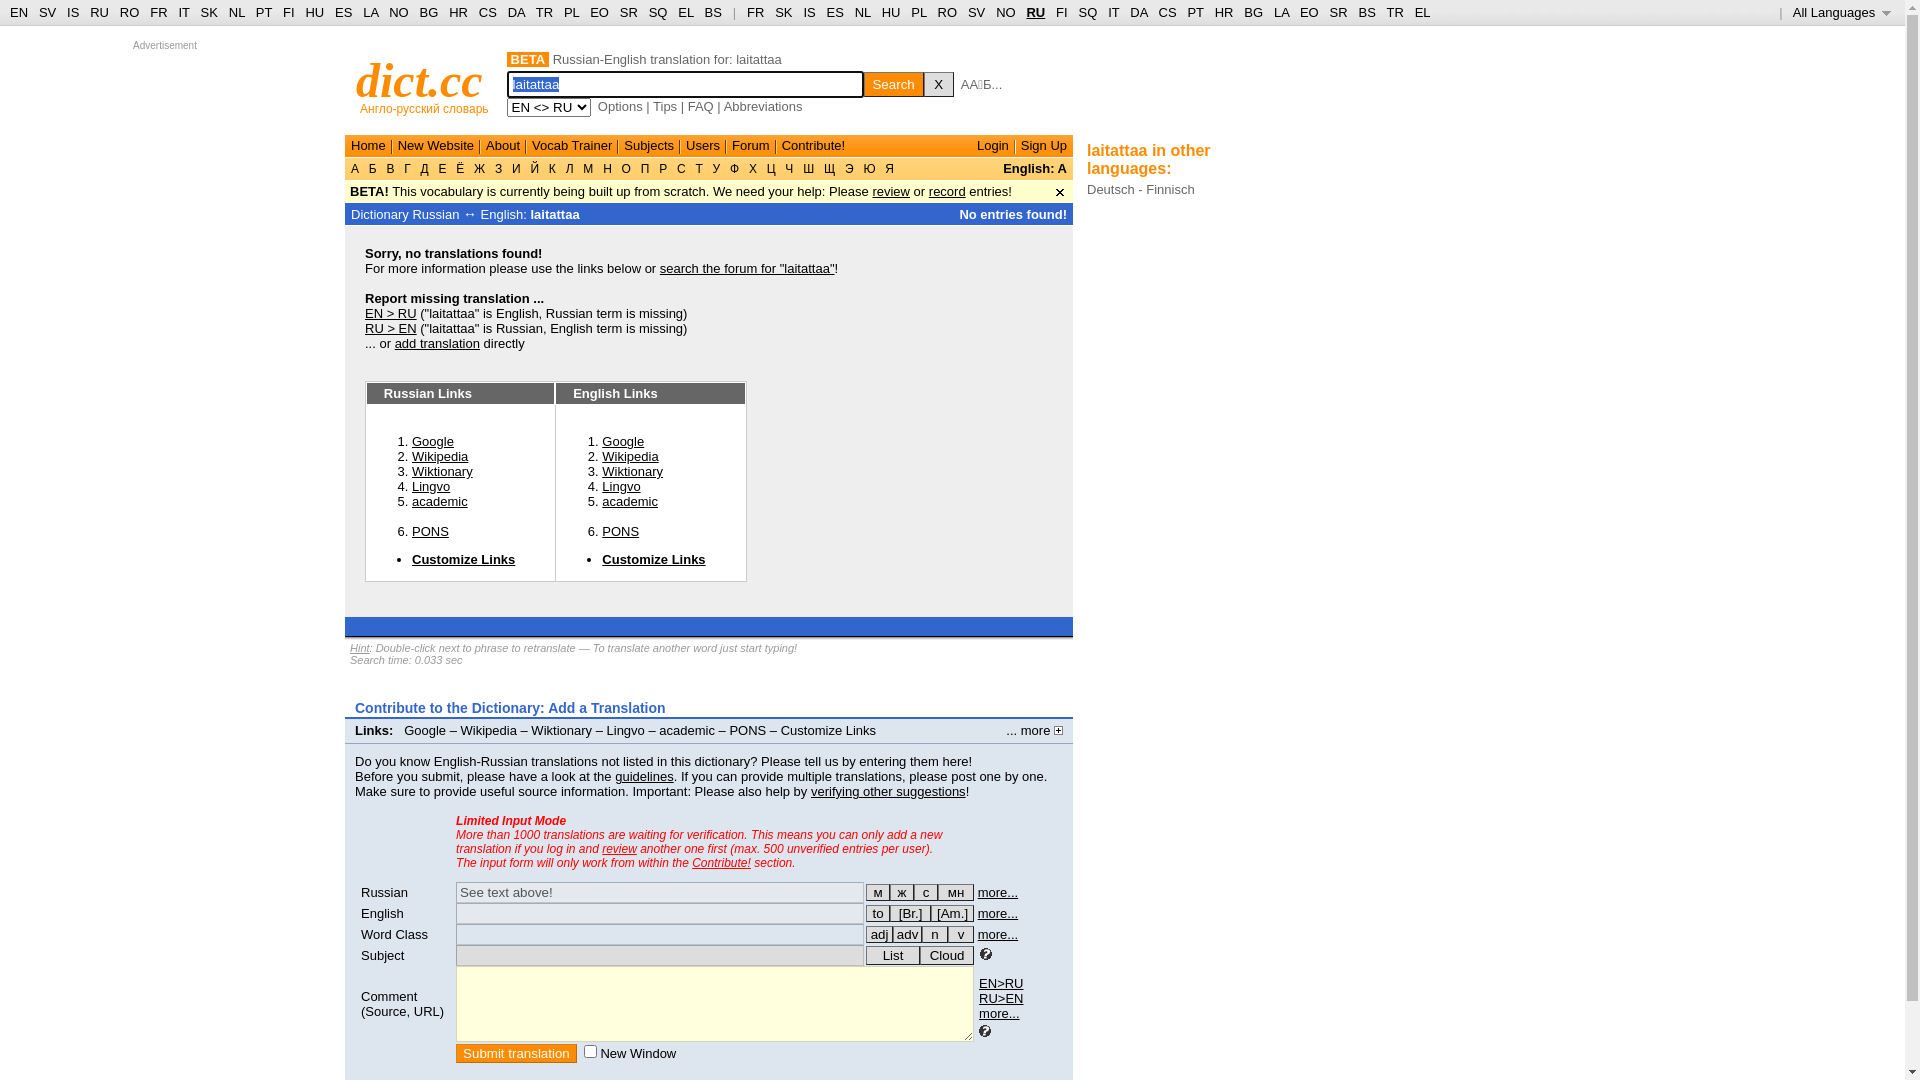  I want to click on 'adv', so click(891, 934).